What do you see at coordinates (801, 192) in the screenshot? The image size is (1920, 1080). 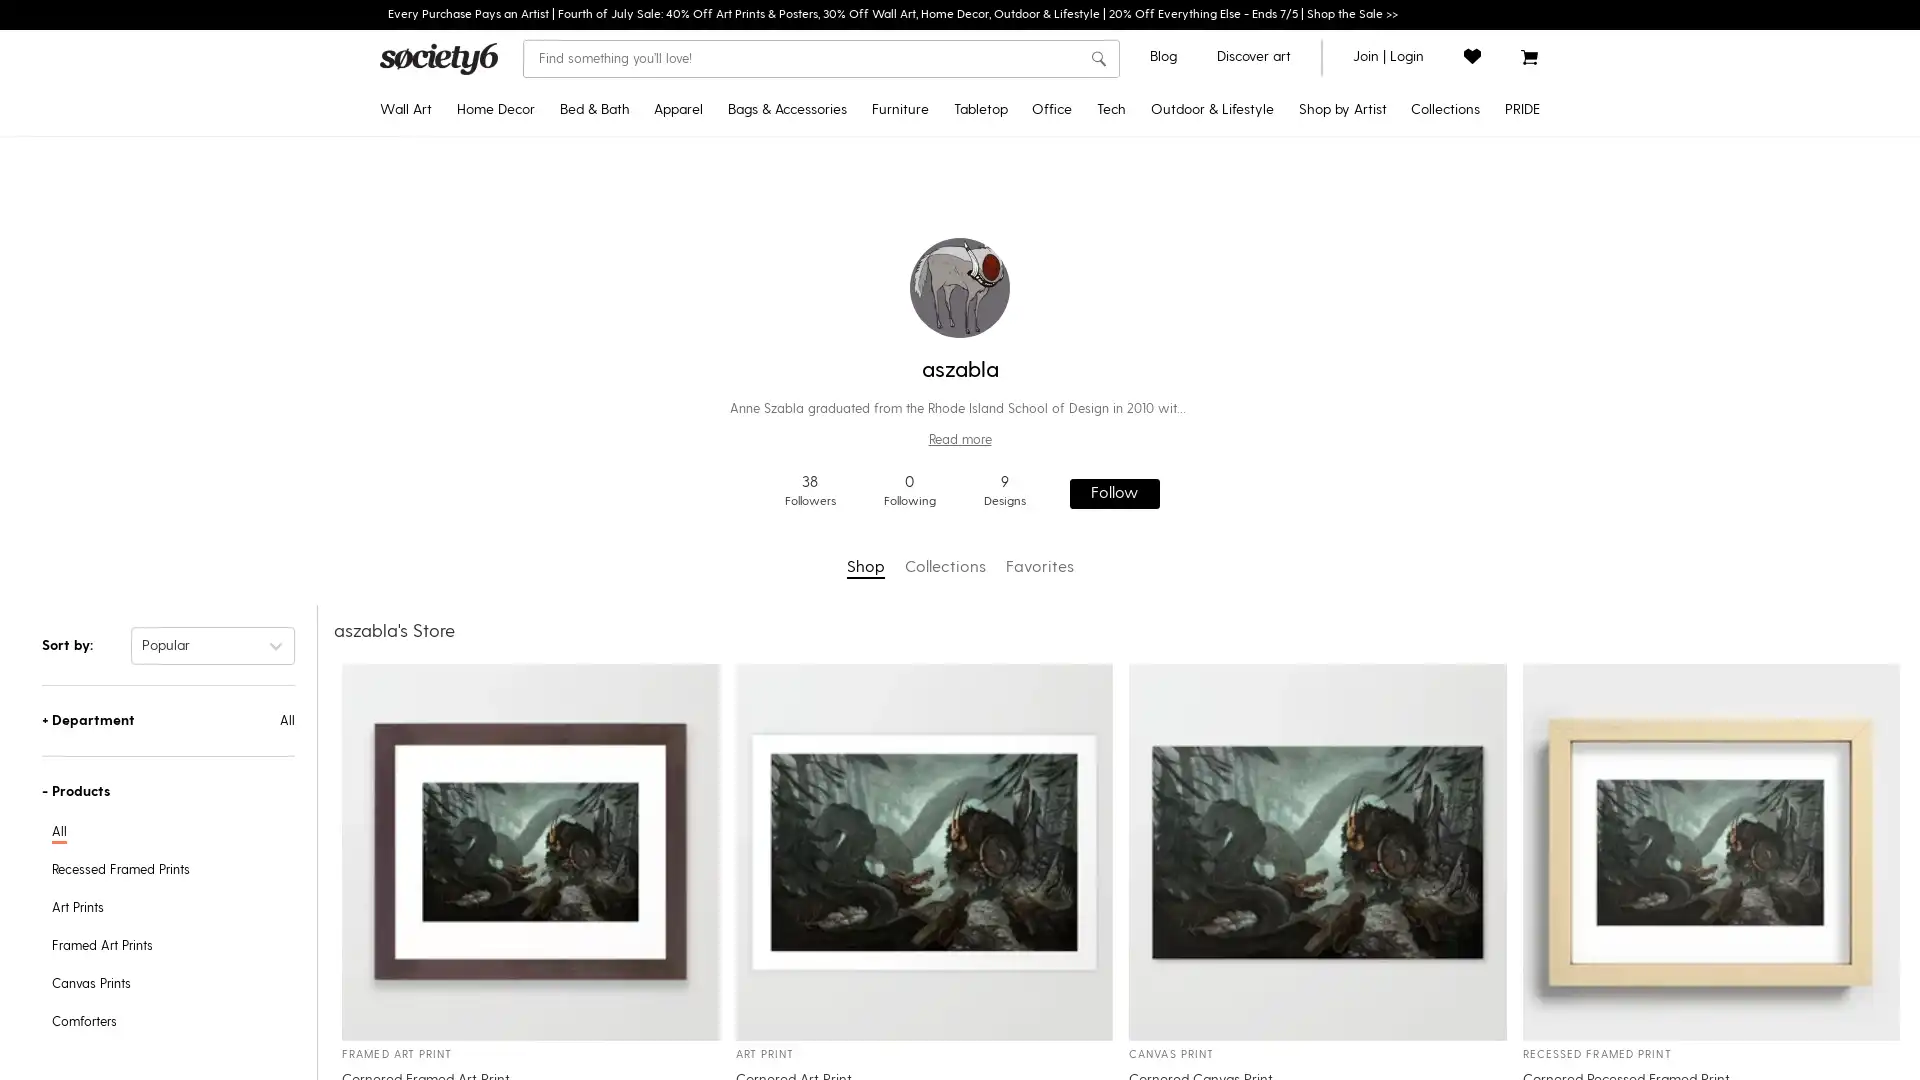 I see `Carry-All Pouches` at bounding box center [801, 192].